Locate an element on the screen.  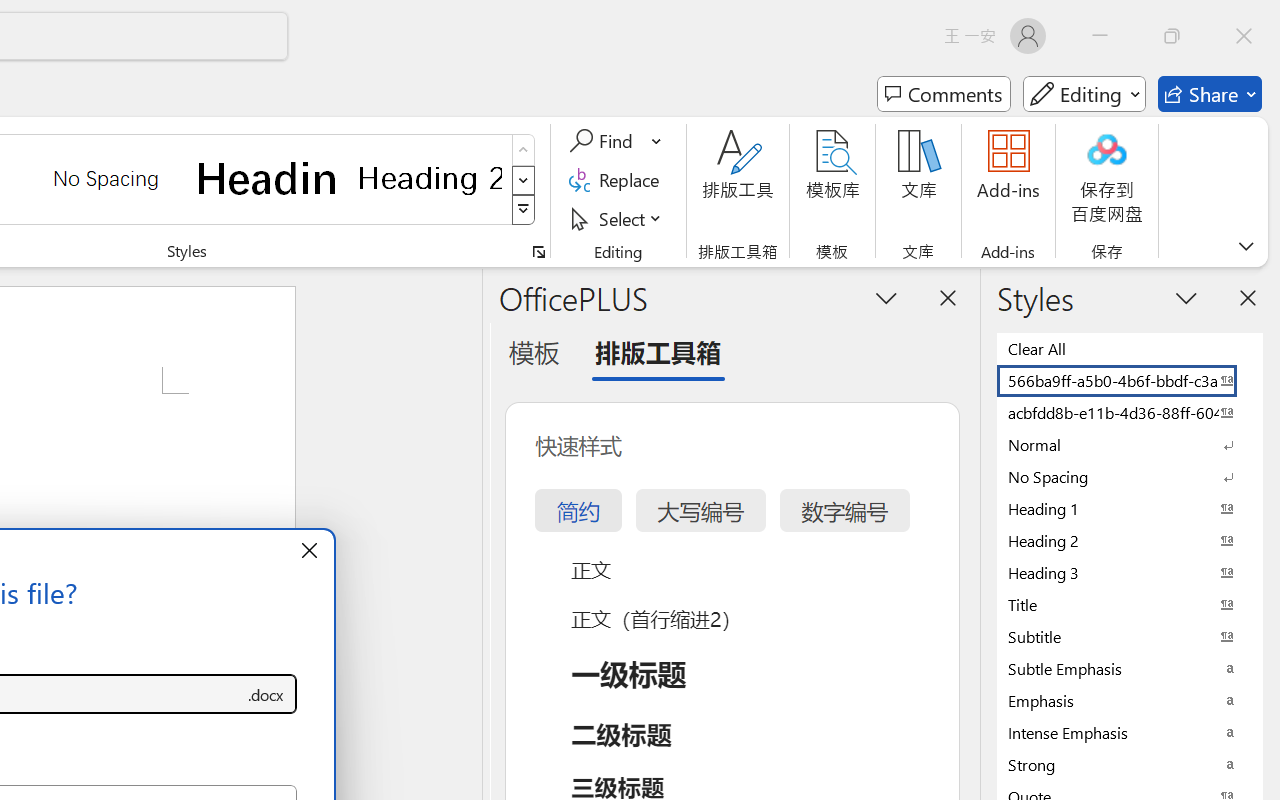
'acbfdd8b-e11b-4d36-88ff-6049b138f862' is located at coordinates (1130, 412).